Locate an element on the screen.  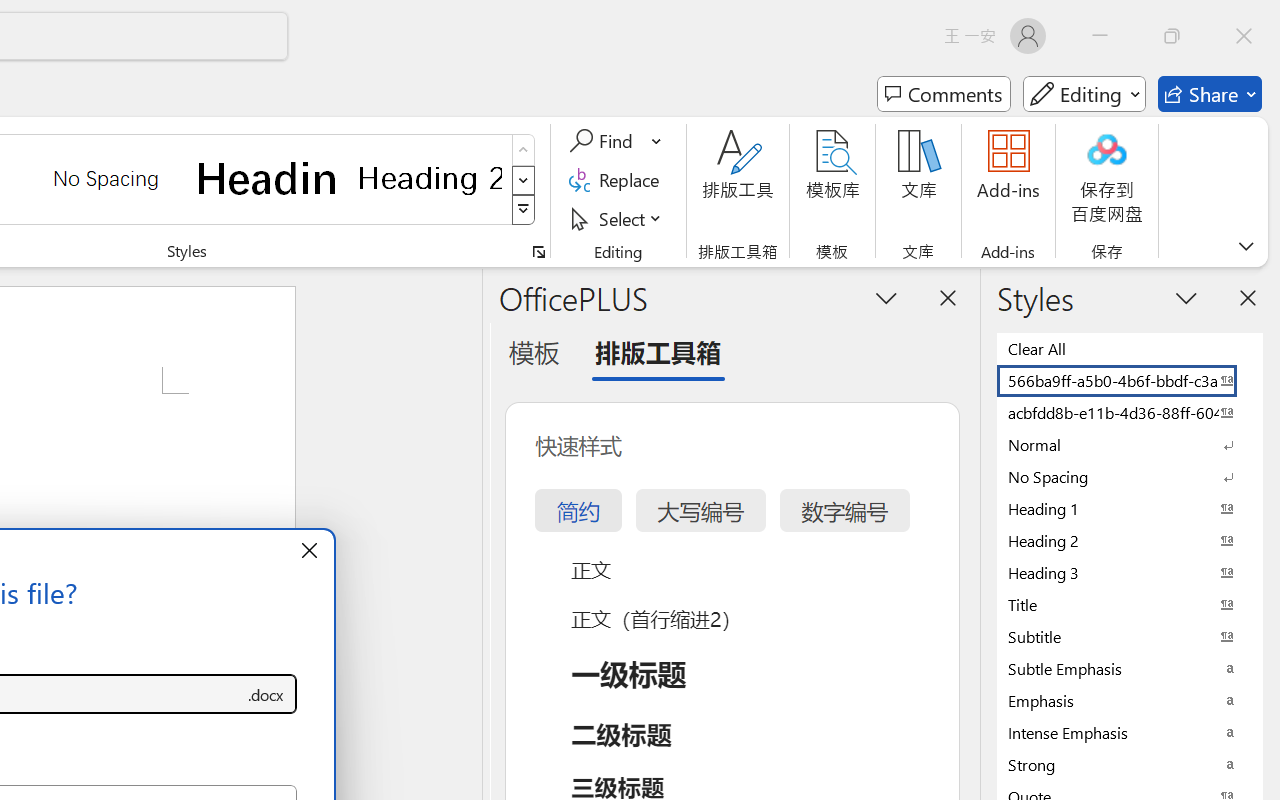
'acbfdd8b-e11b-4d36-88ff-6049b138f862' is located at coordinates (1130, 412).